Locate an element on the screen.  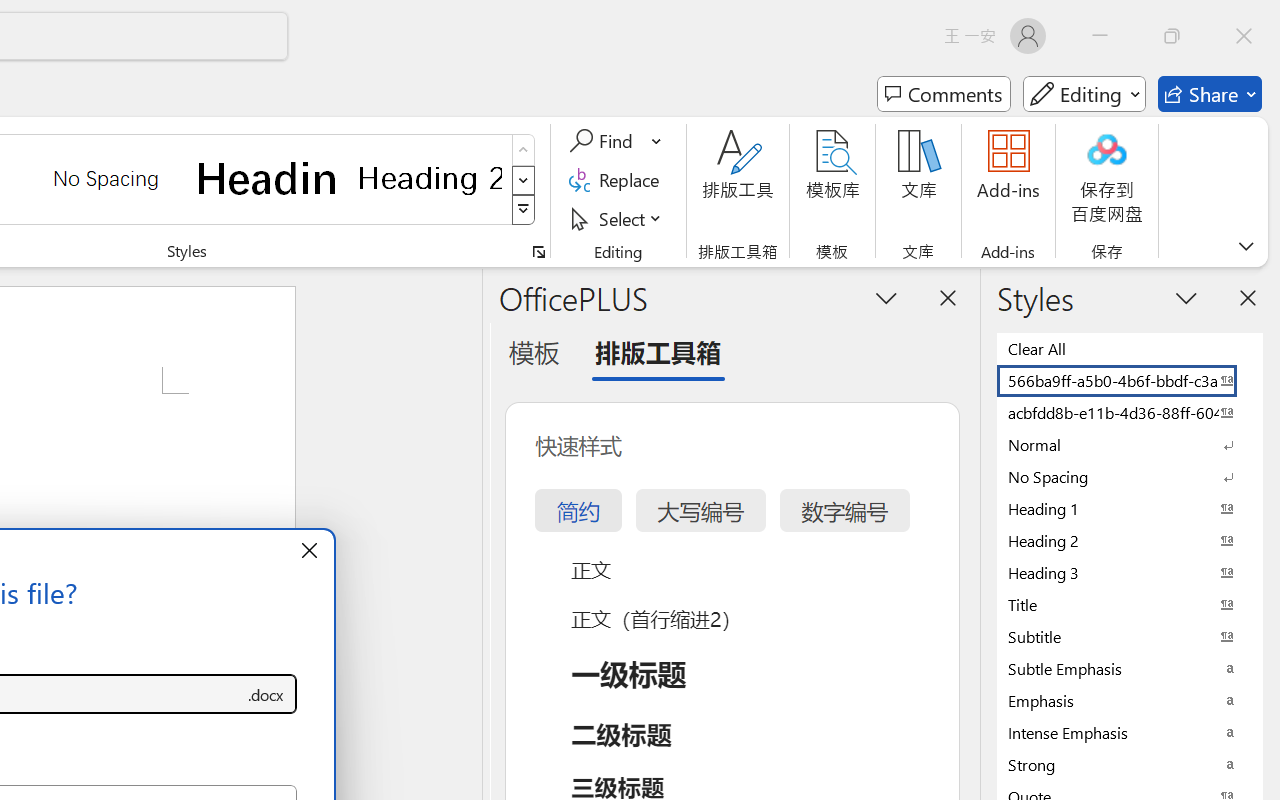
'acbfdd8b-e11b-4d36-88ff-6049b138f862' is located at coordinates (1130, 412).